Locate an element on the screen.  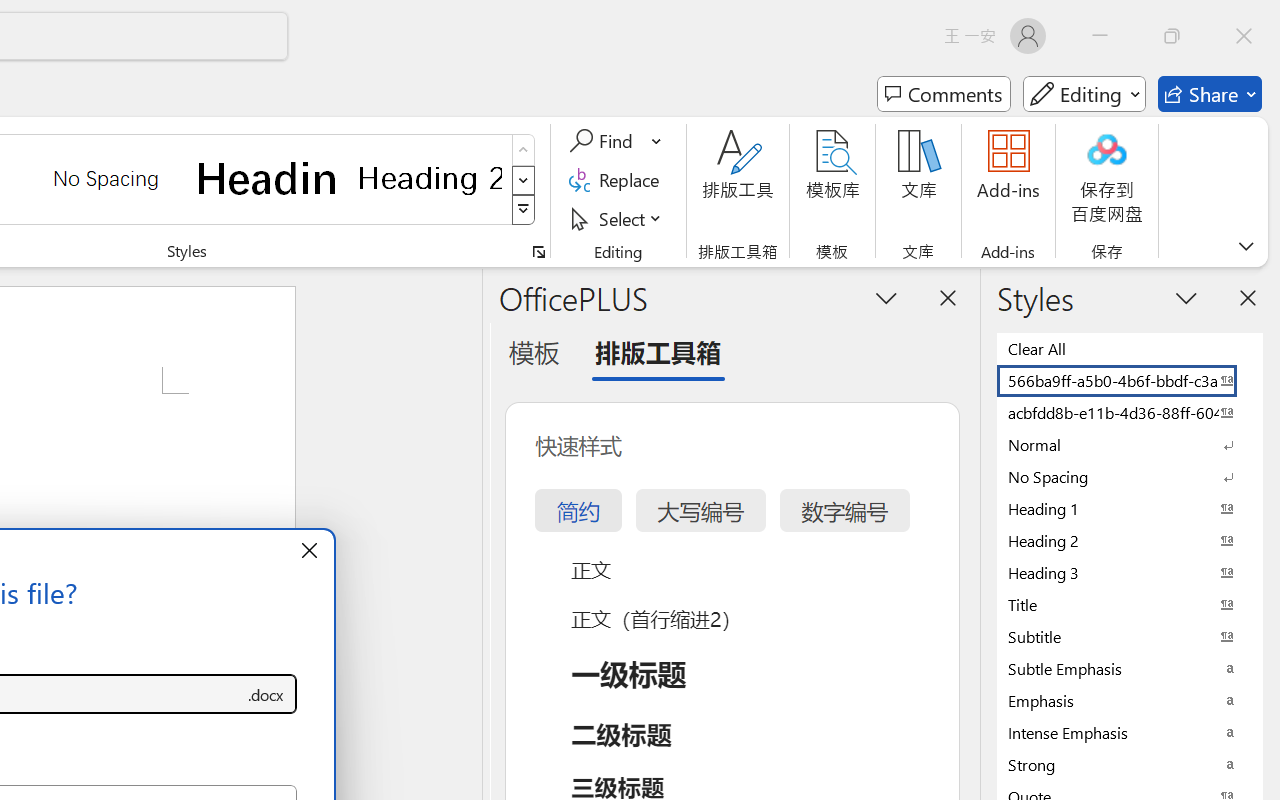
'acbfdd8b-e11b-4d36-88ff-6049b138f862' is located at coordinates (1130, 412).